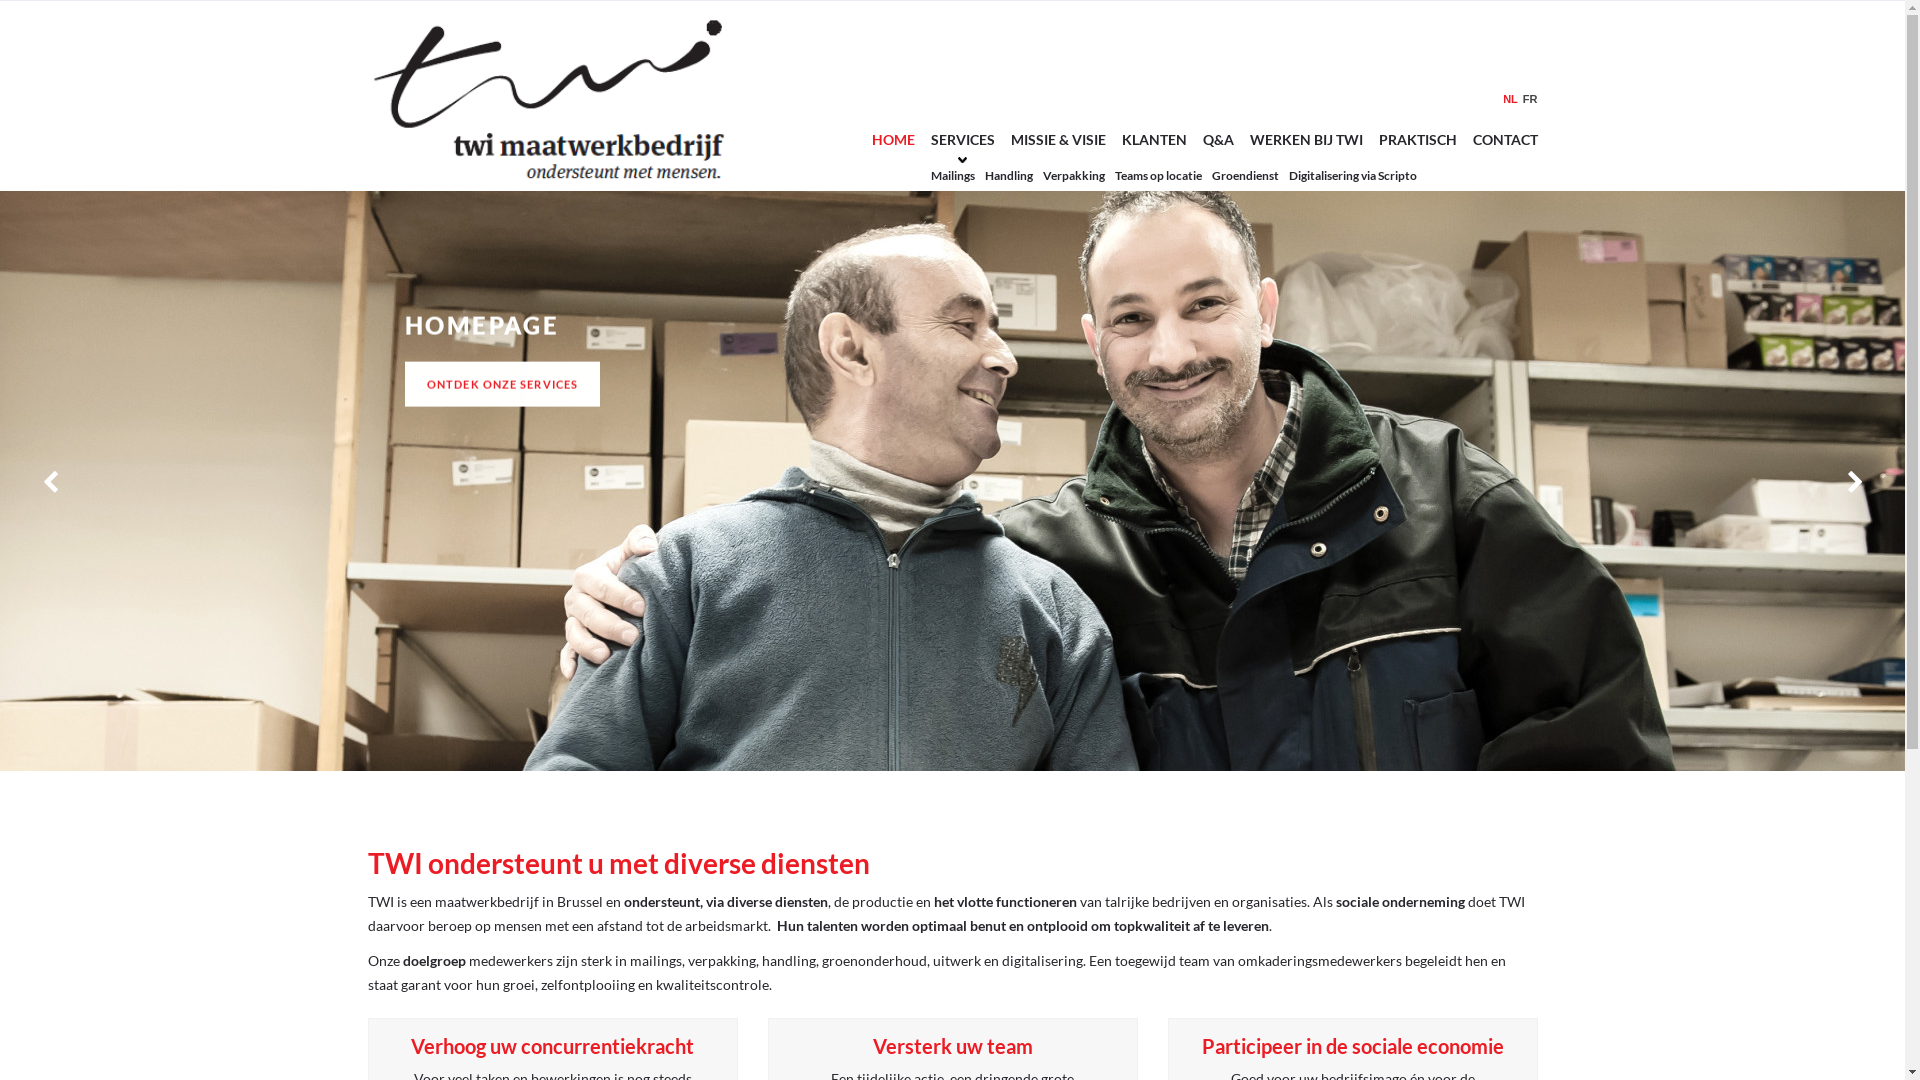 This screenshot has height=1080, width=1920. I want to click on 'Digitalisering via Scripto', so click(1357, 173).